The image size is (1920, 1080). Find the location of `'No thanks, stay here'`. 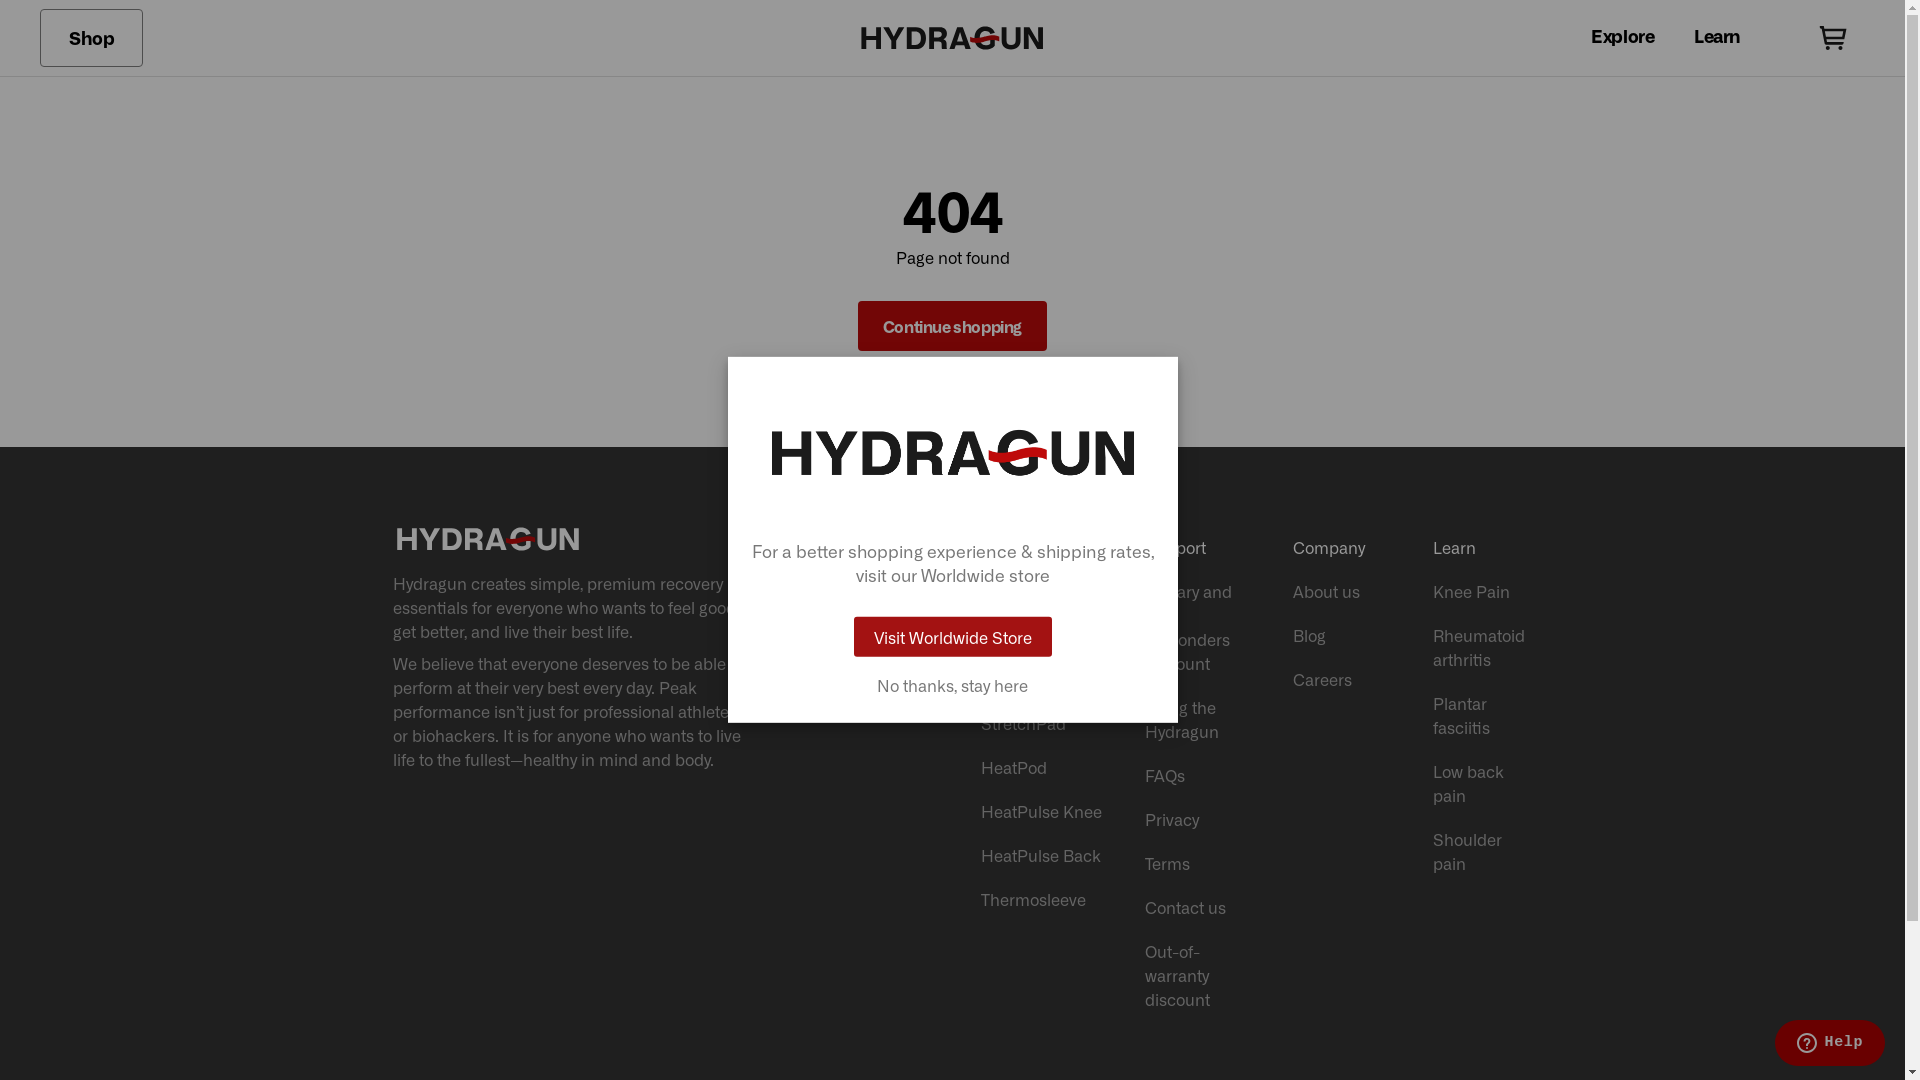

'No thanks, stay here' is located at coordinates (952, 684).